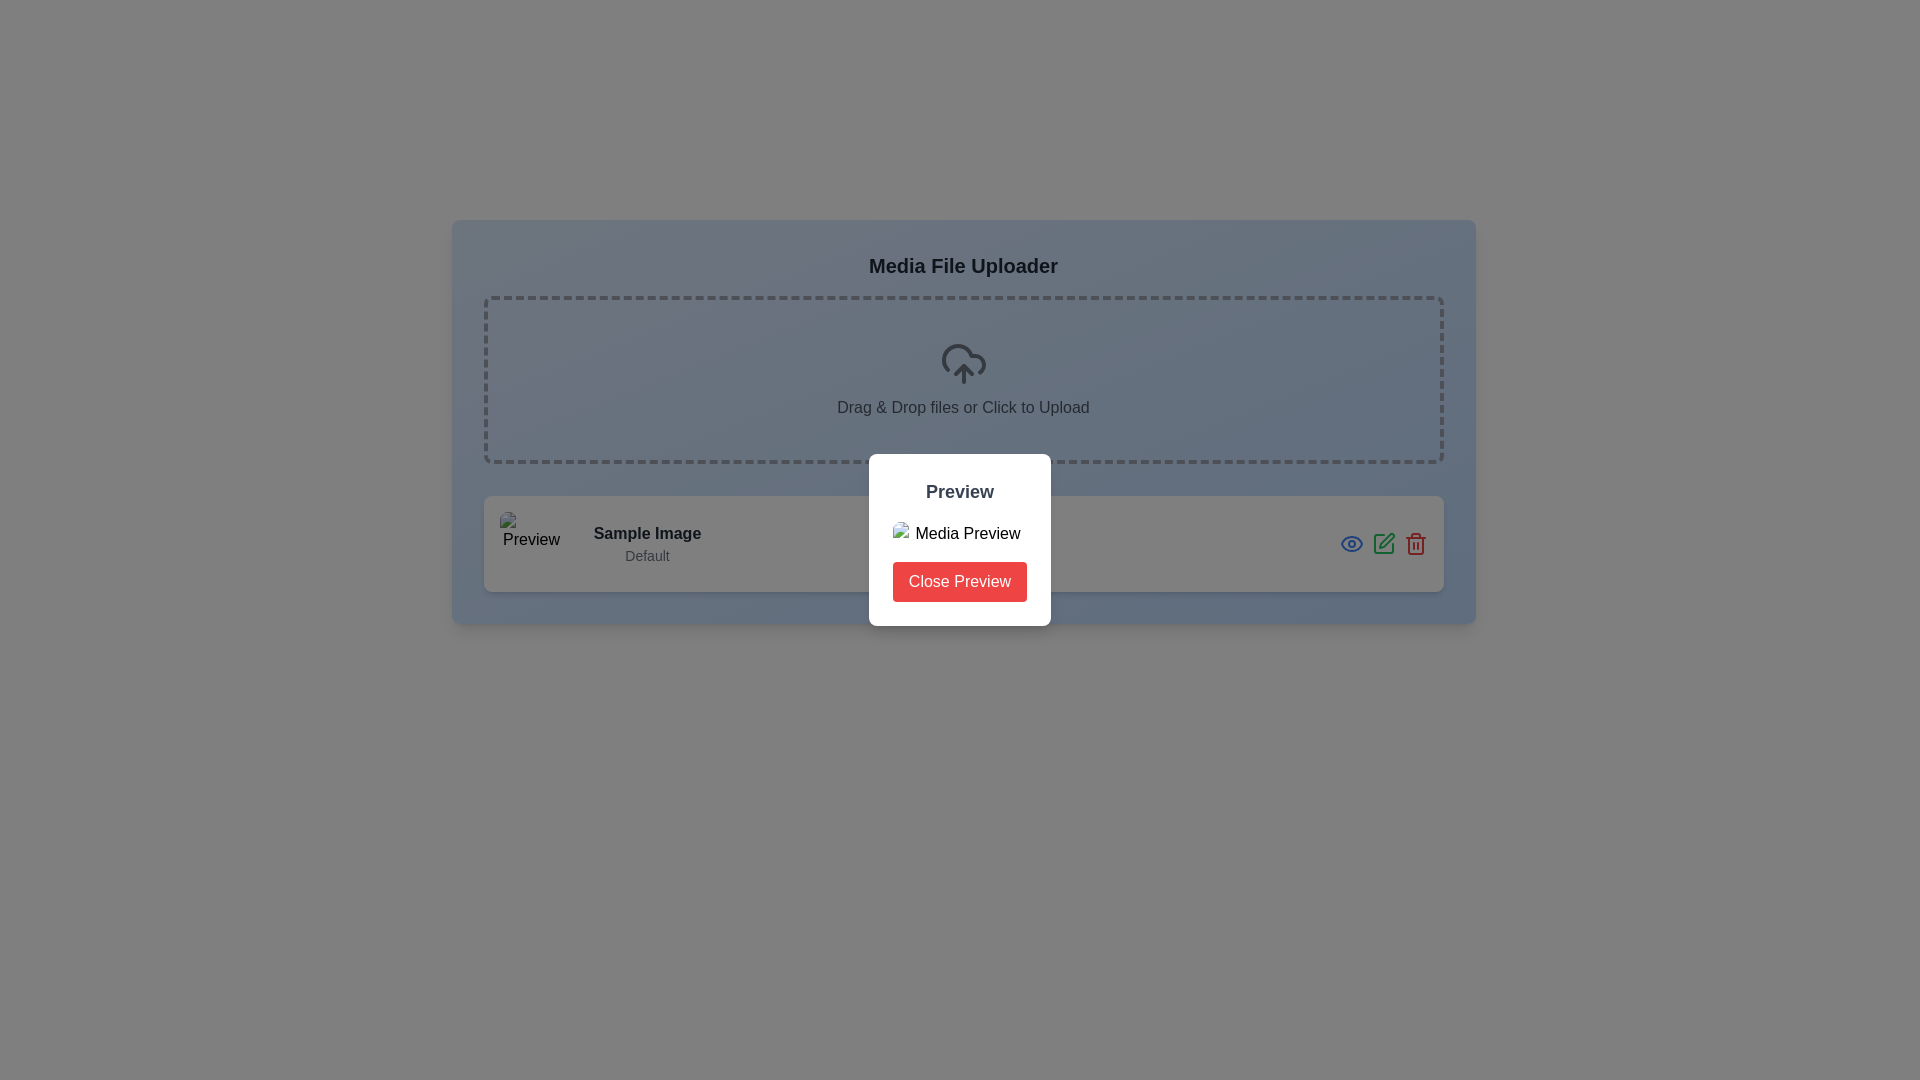 The image size is (1920, 1080). What do you see at coordinates (1351, 543) in the screenshot?
I see `the leftmost icon button in the bottom-right corner of the interface` at bounding box center [1351, 543].